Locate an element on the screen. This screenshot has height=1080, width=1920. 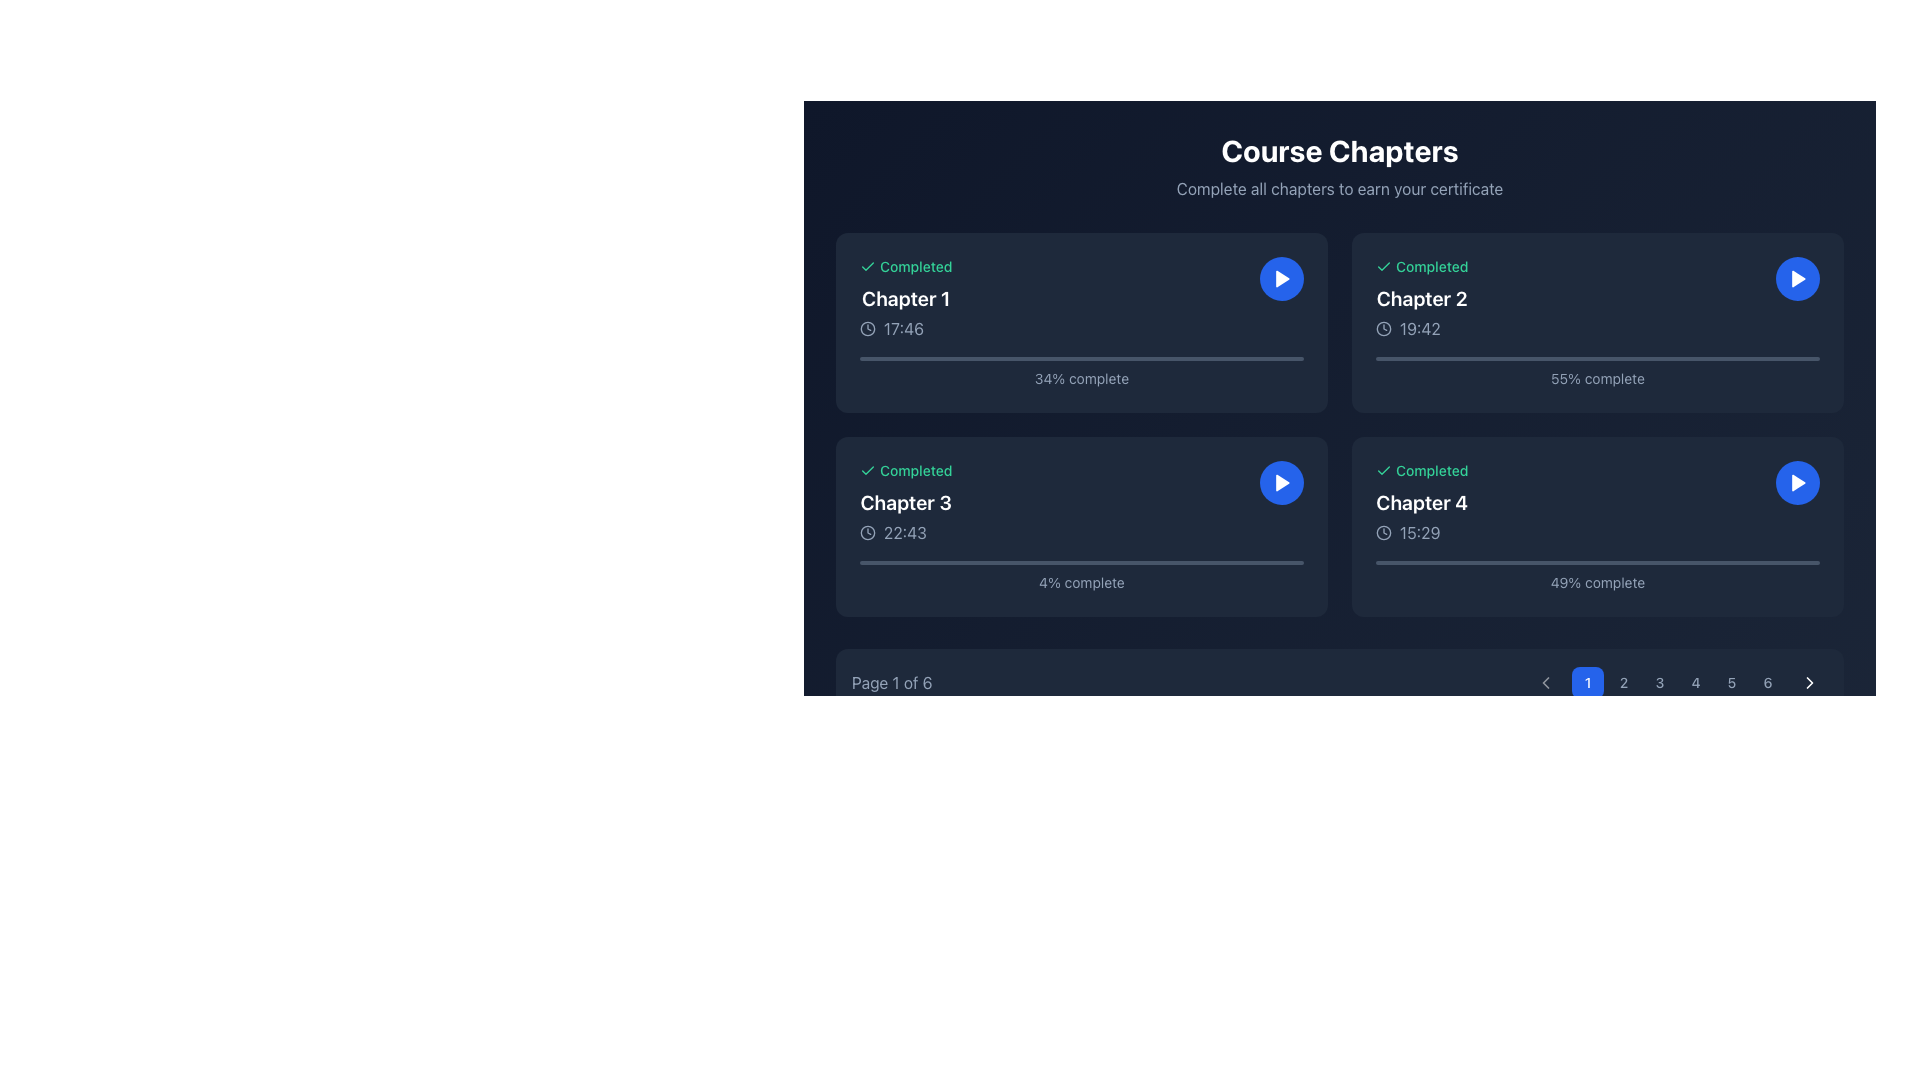
the time displayed in the text-based informational element showing '22:43' in slate-gray color, located in the bottom-left portion of the 'Chapter 3' card is located at coordinates (905, 531).